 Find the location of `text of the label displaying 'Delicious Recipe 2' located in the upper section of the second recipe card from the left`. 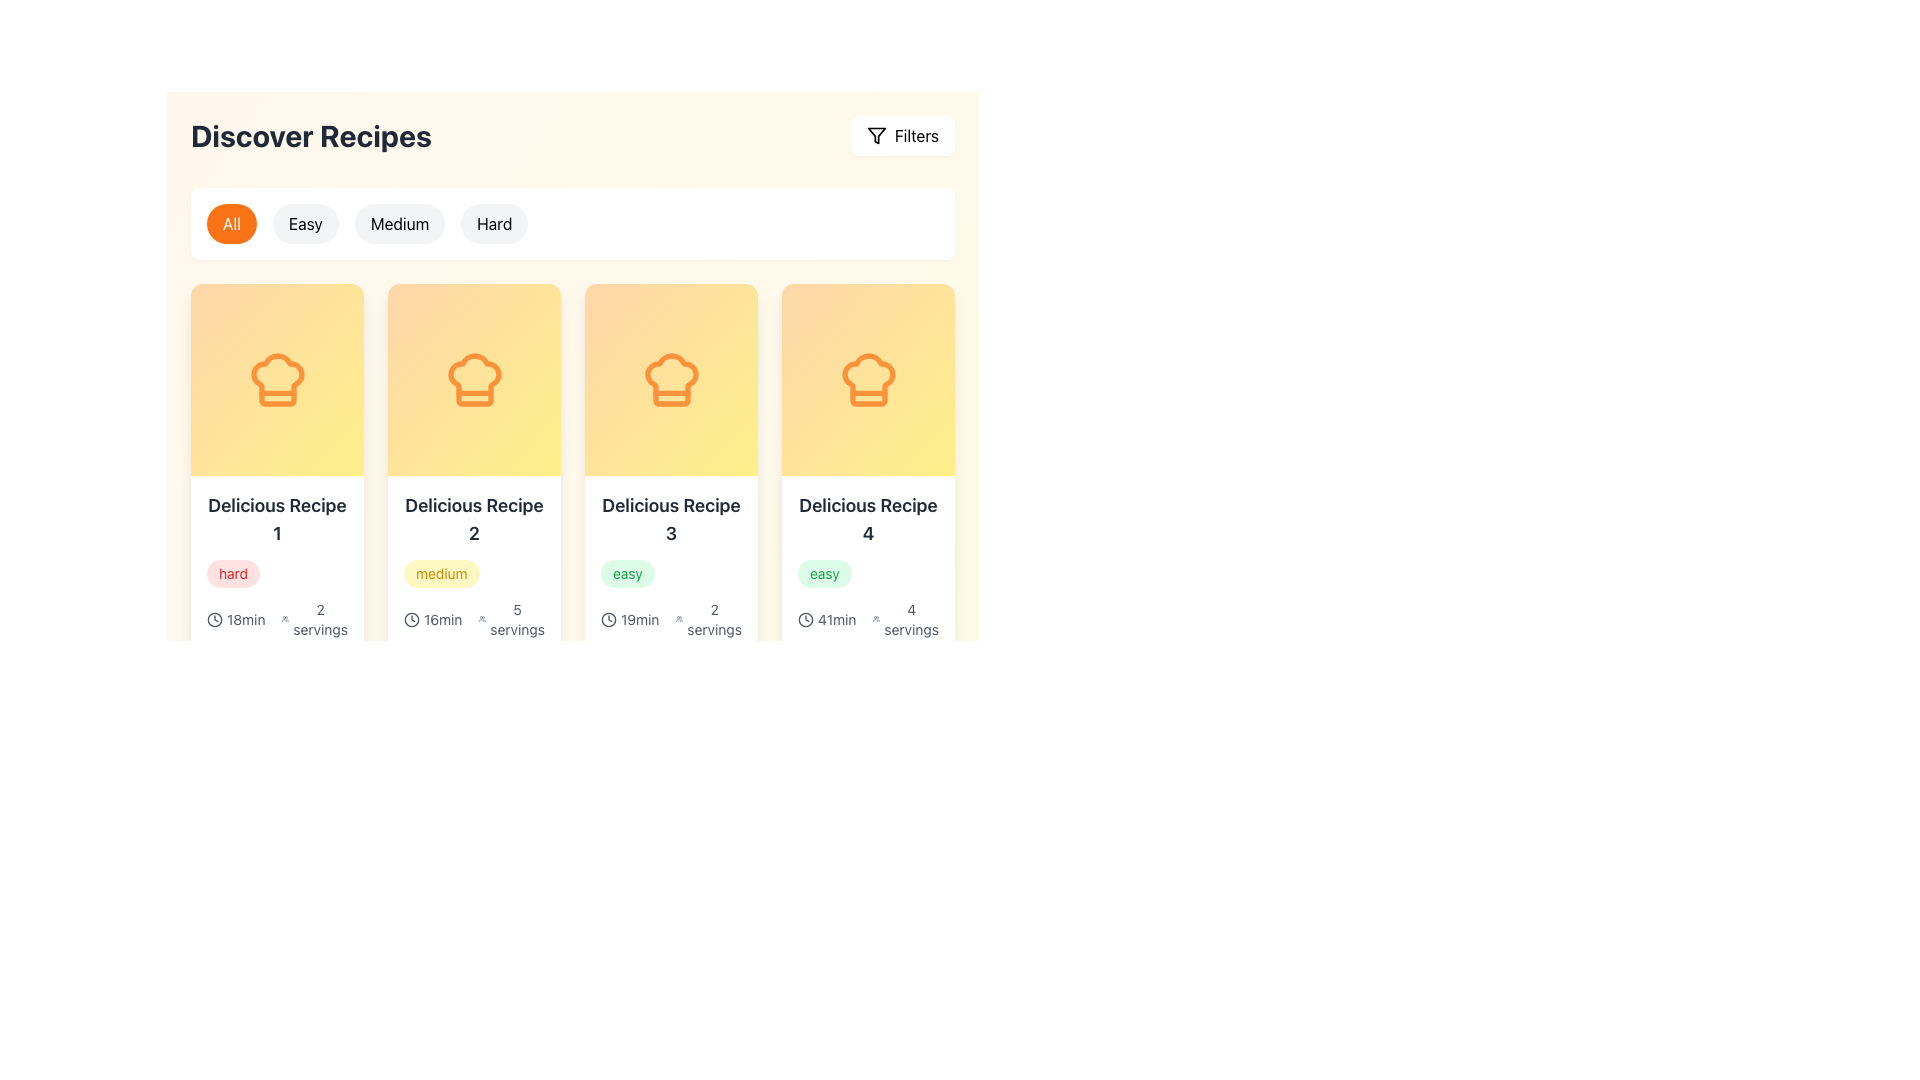

text of the label displaying 'Delicious Recipe 2' located in the upper section of the second recipe card from the left is located at coordinates (473, 519).